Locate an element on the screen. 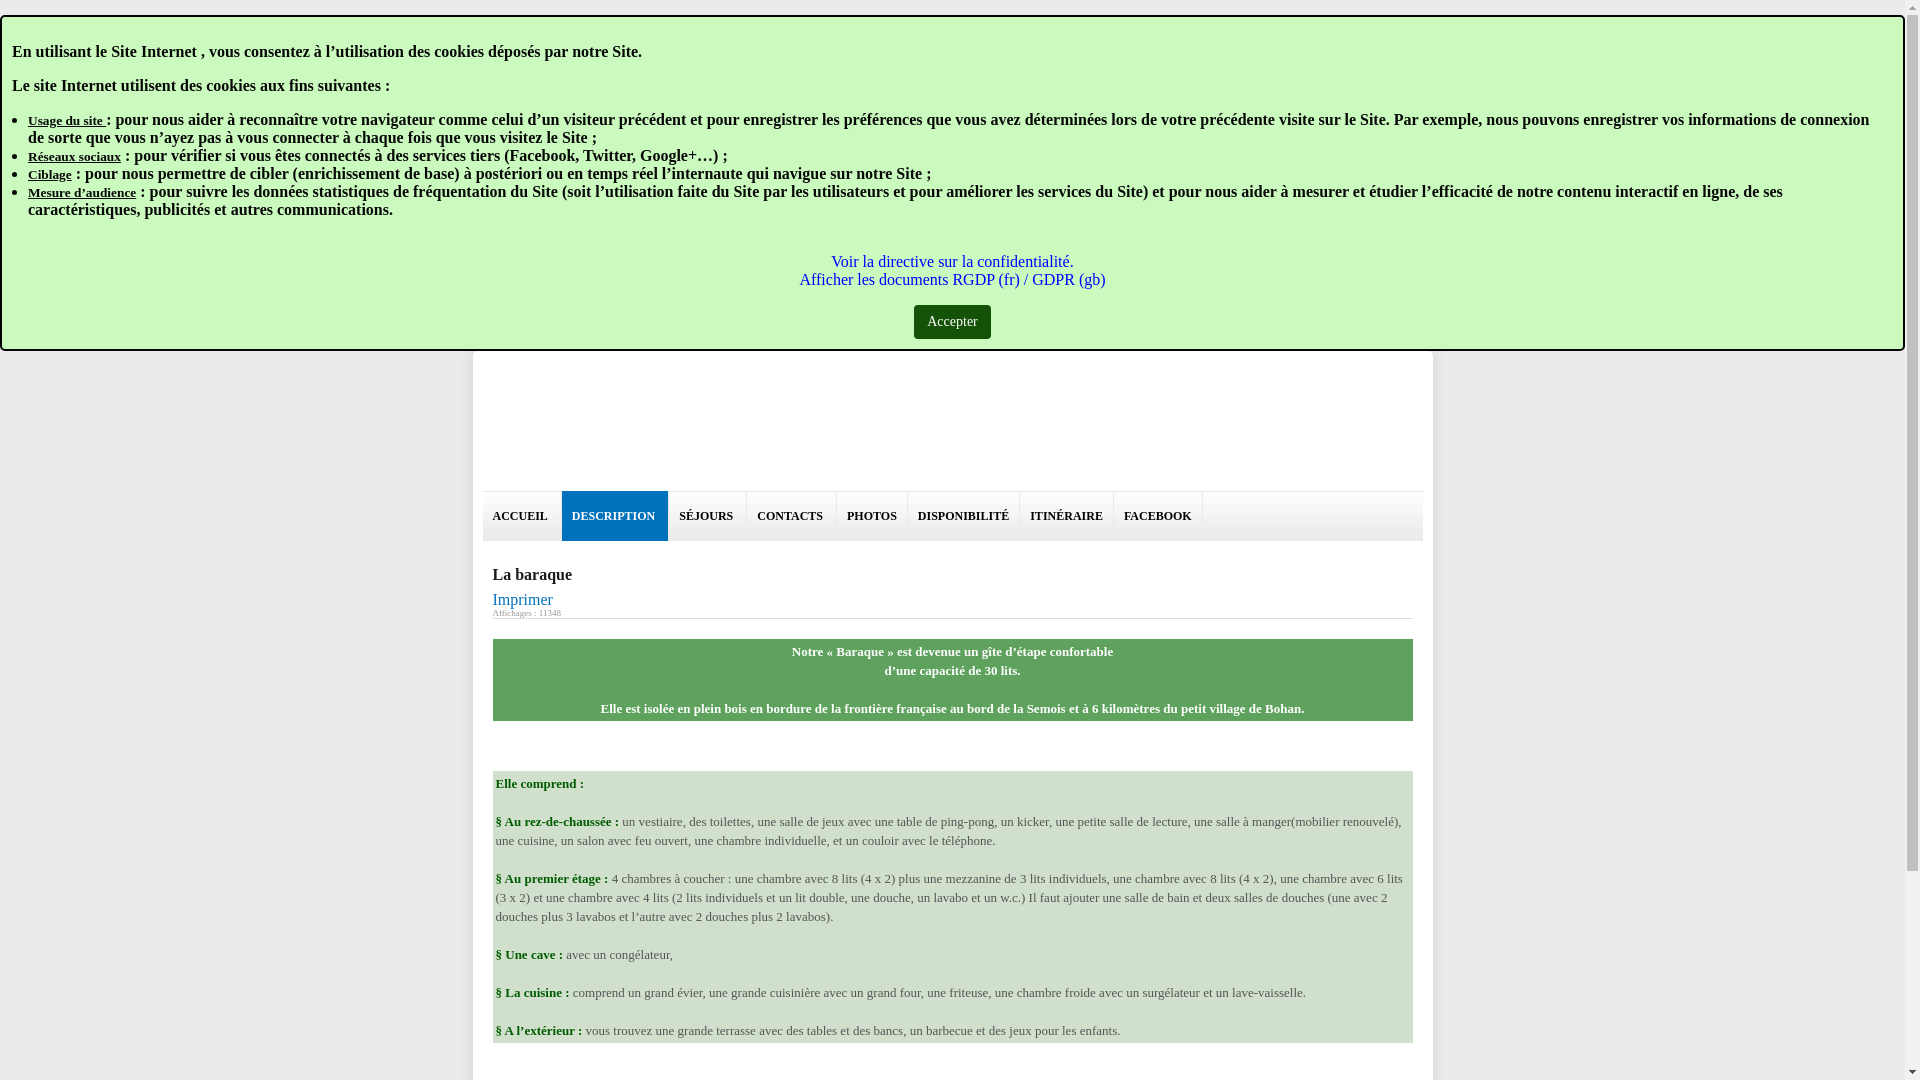 This screenshot has width=1920, height=1080. 'CONTACTS' is located at coordinates (791, 515).